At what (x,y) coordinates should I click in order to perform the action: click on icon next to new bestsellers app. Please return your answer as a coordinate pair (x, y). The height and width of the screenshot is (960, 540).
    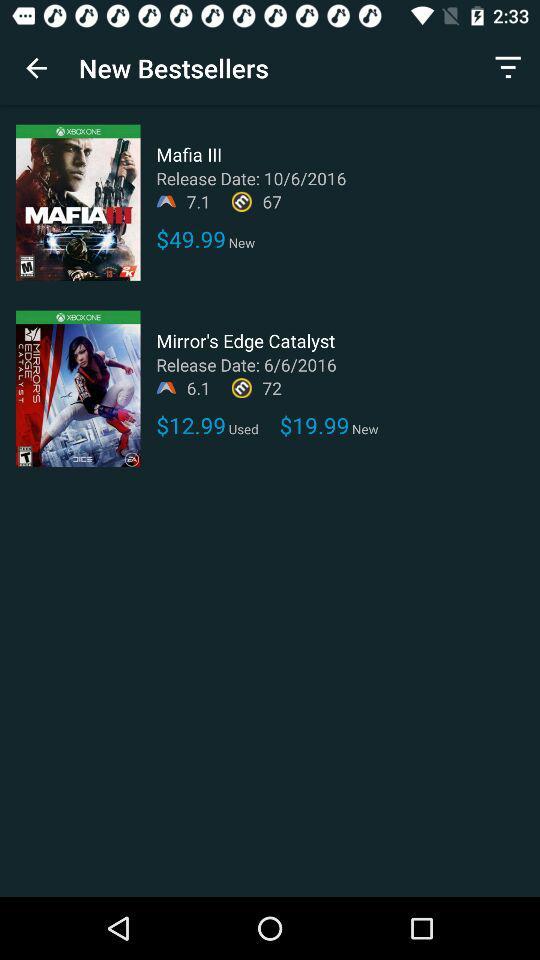
    Looking at the image, I should click on (36, 68).